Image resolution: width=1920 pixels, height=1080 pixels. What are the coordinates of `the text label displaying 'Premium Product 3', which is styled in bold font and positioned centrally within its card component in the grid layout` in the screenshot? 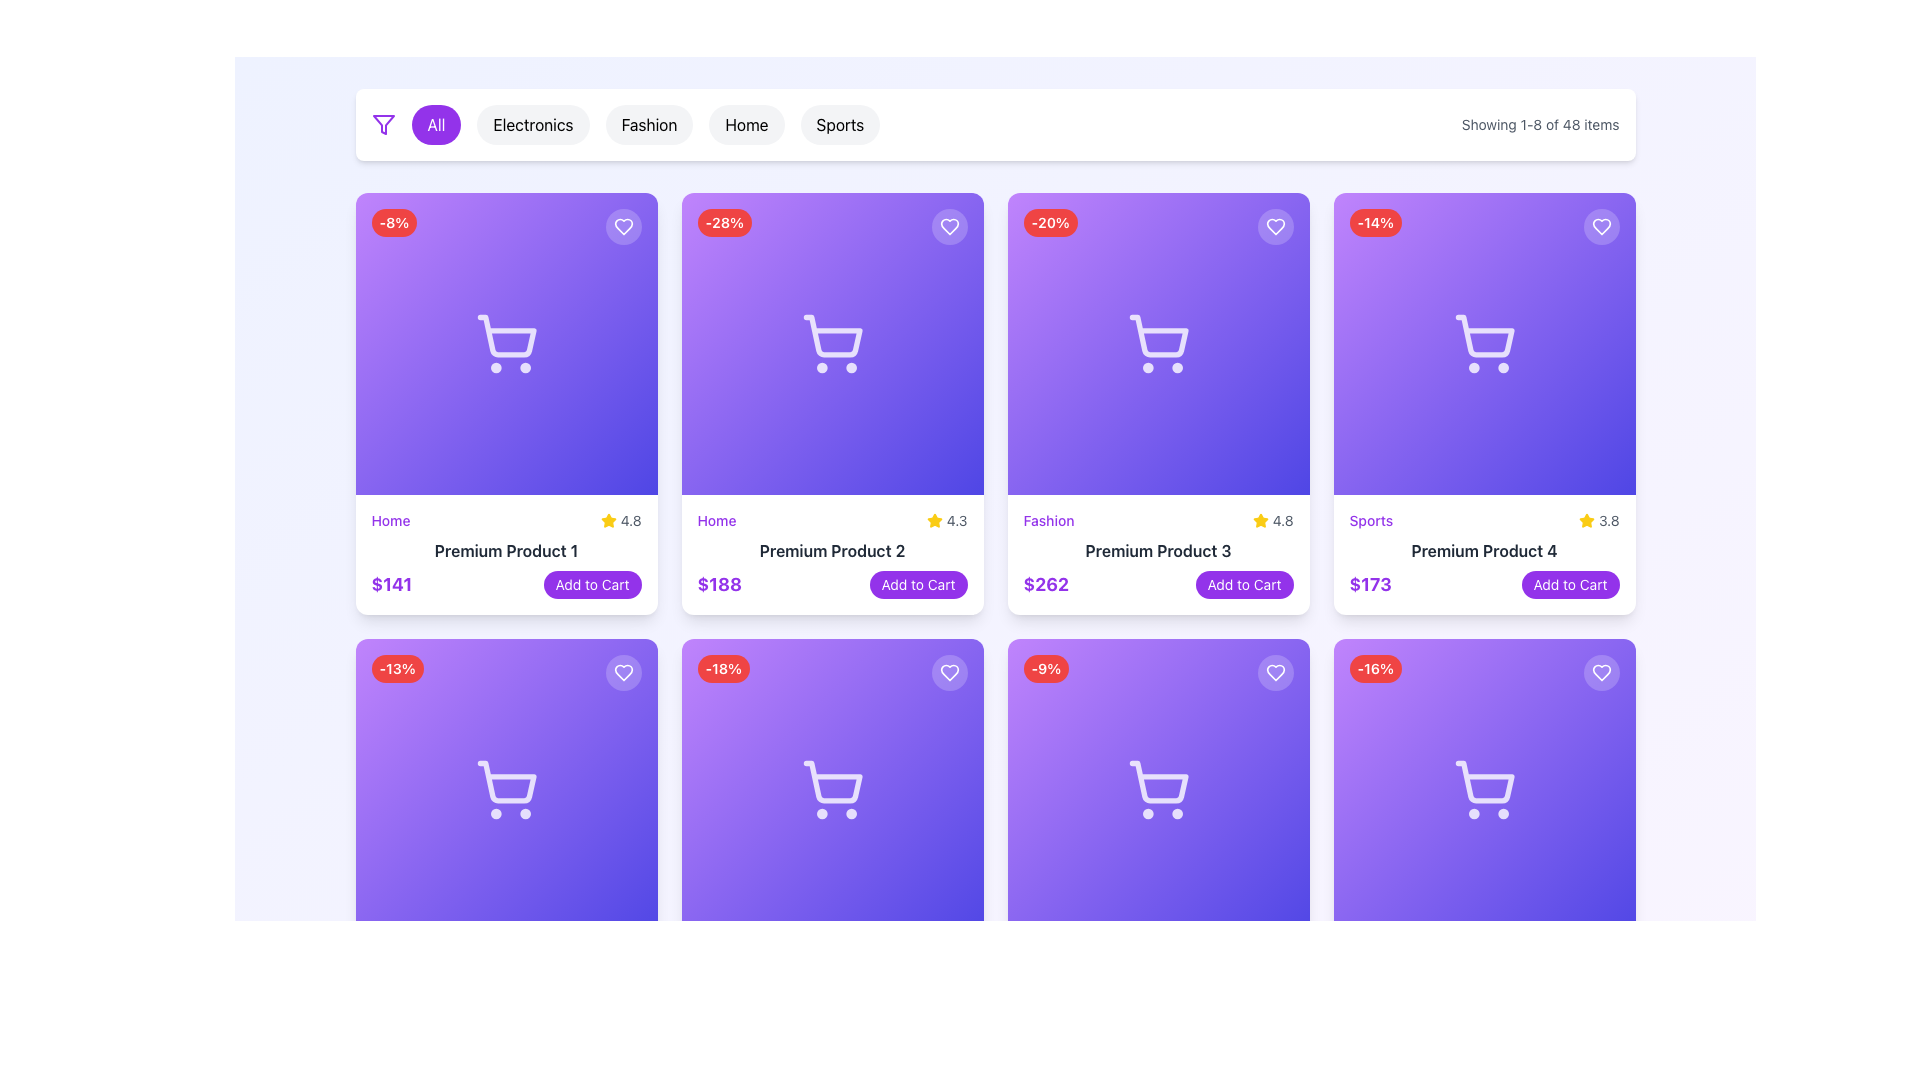 It's located at (1158, 551).